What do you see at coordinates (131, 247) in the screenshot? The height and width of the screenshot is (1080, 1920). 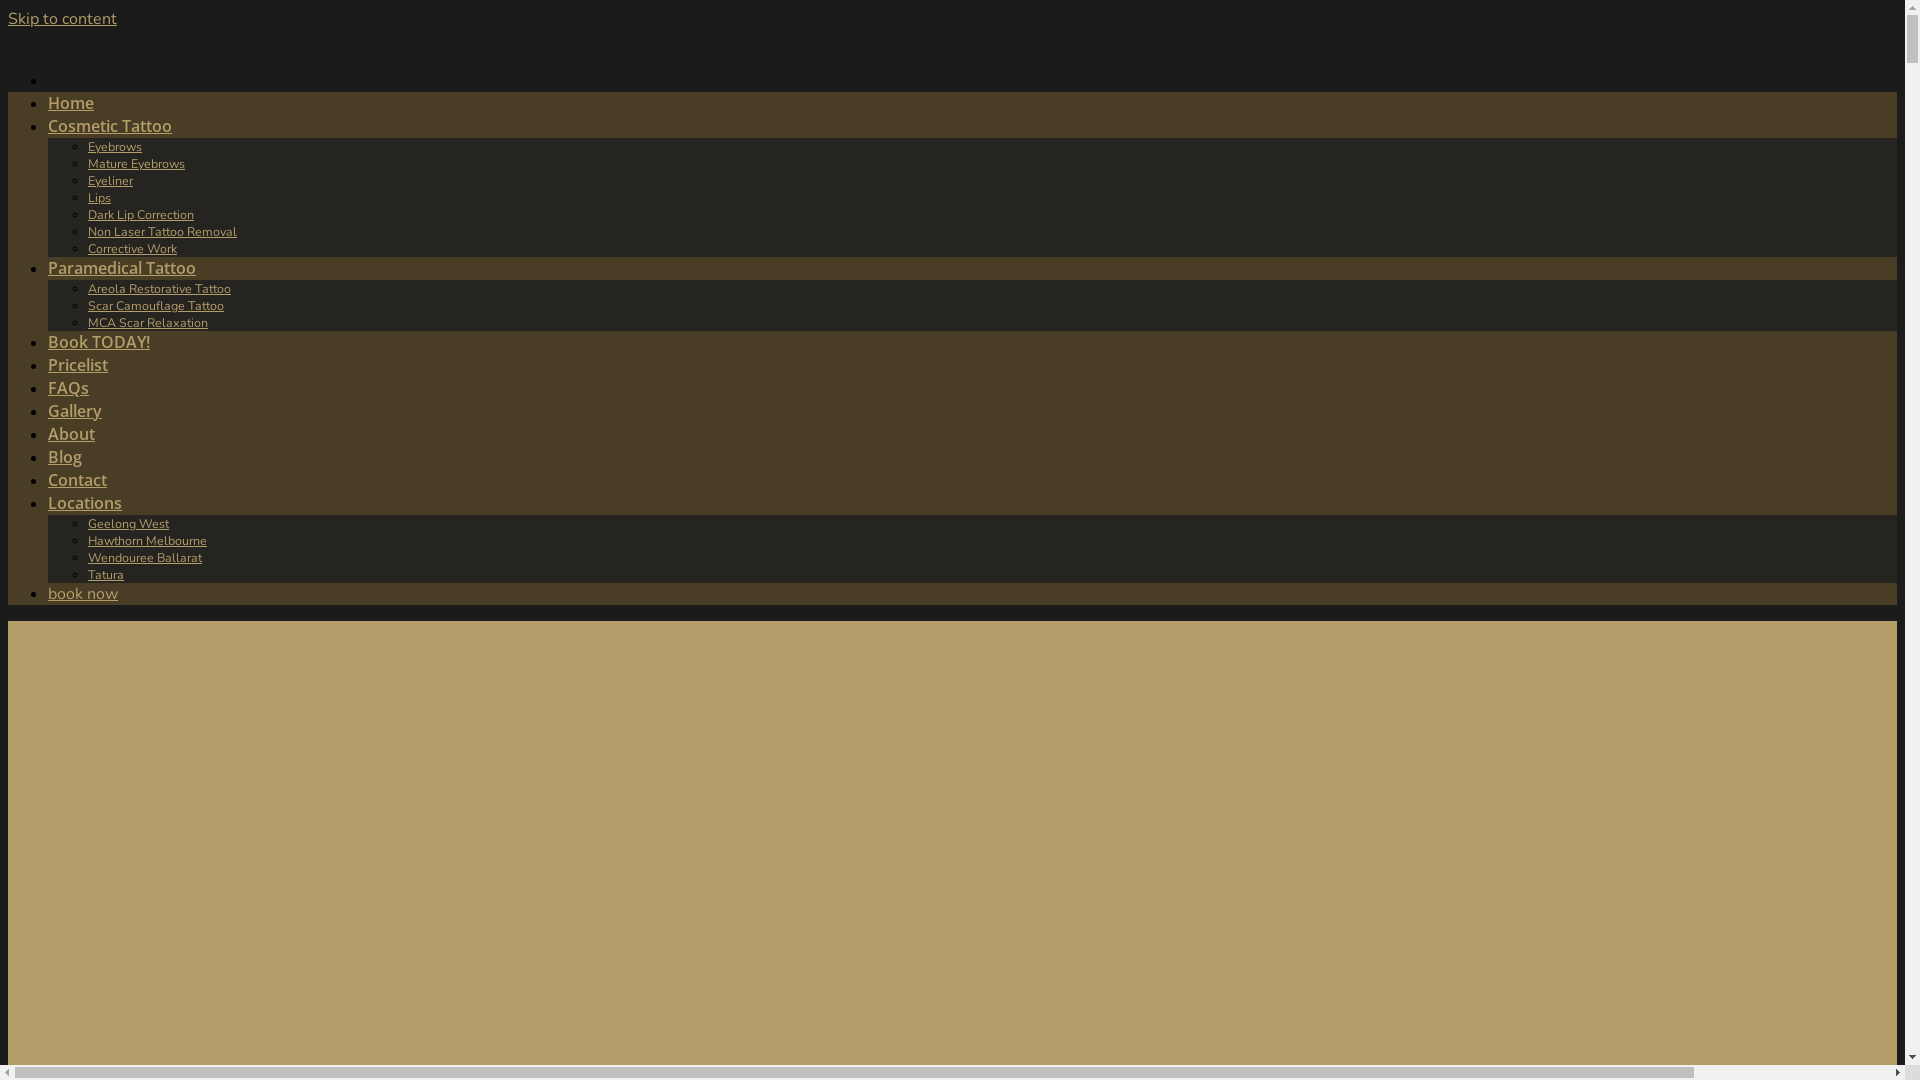 I see `'Corrective Work'` at bounding box center [131, 247].